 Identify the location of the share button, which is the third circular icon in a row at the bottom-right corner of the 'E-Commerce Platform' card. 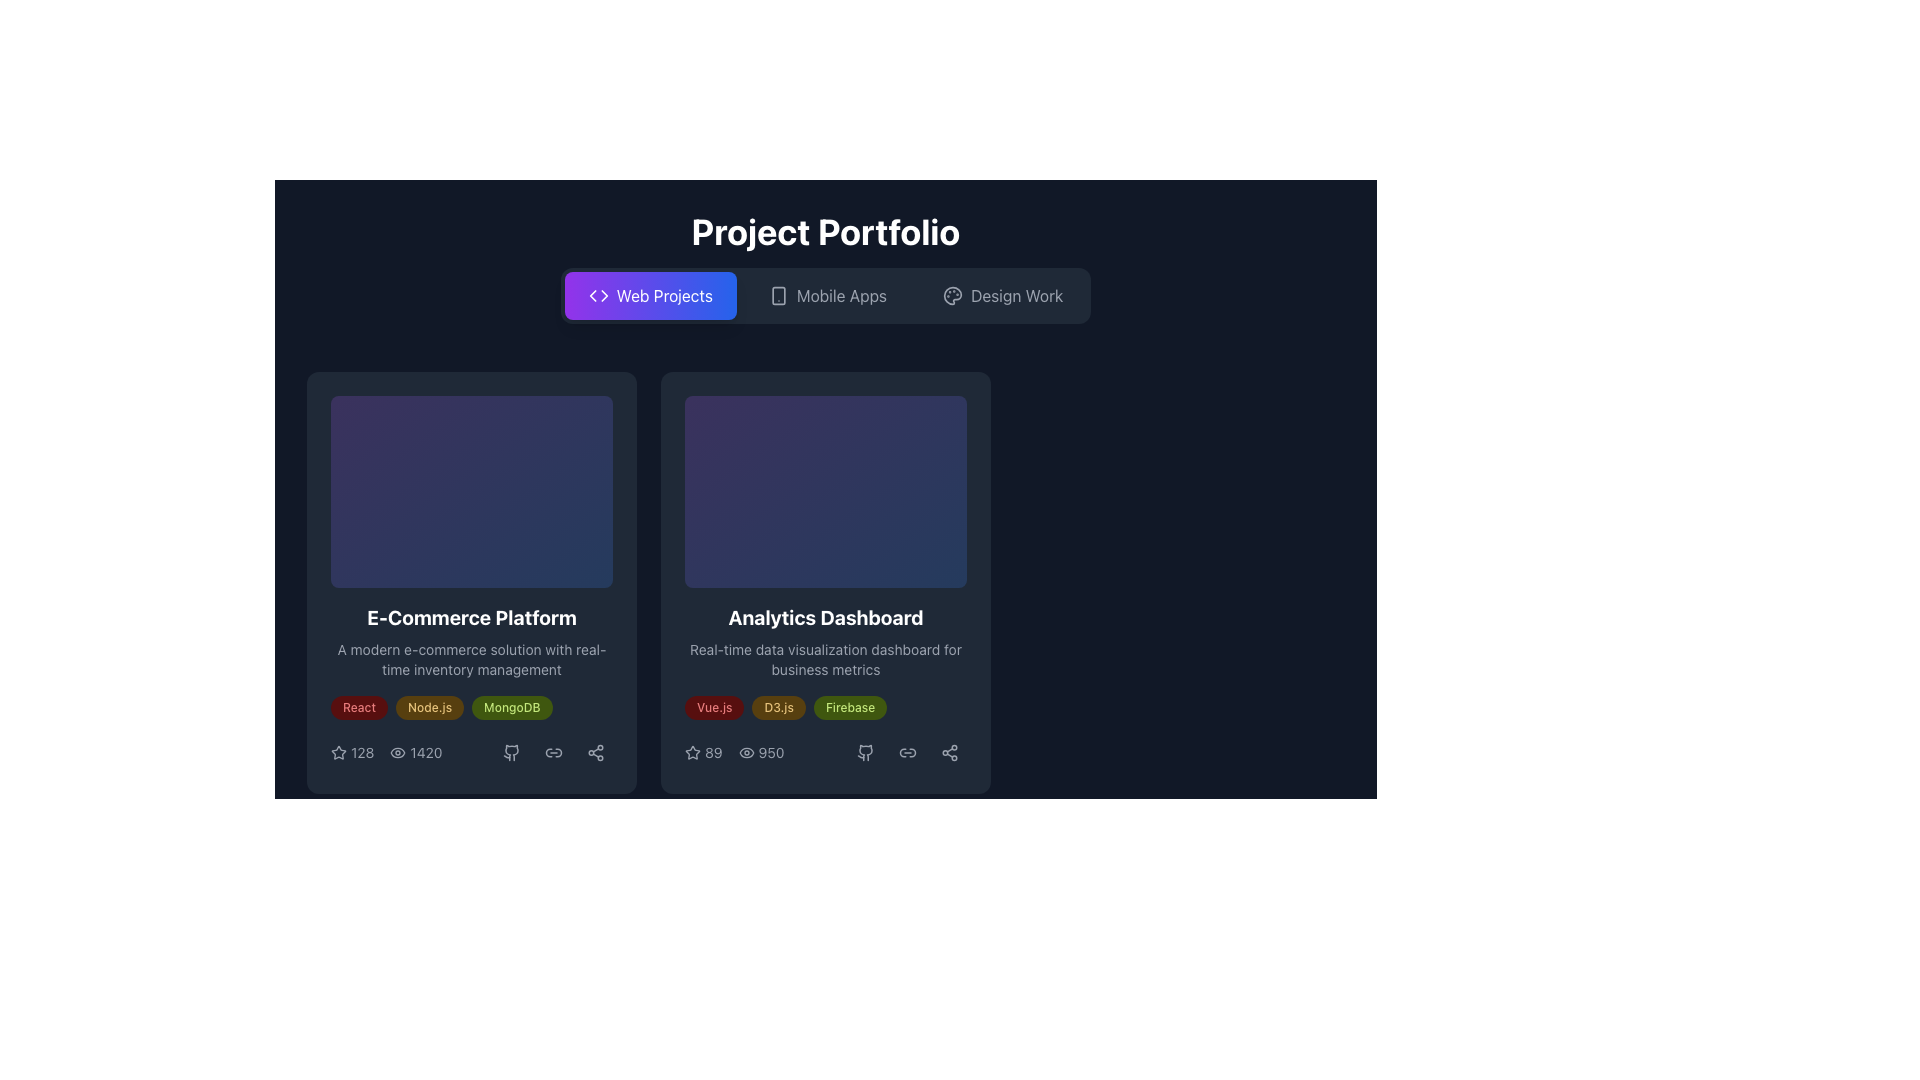
(594, 752).